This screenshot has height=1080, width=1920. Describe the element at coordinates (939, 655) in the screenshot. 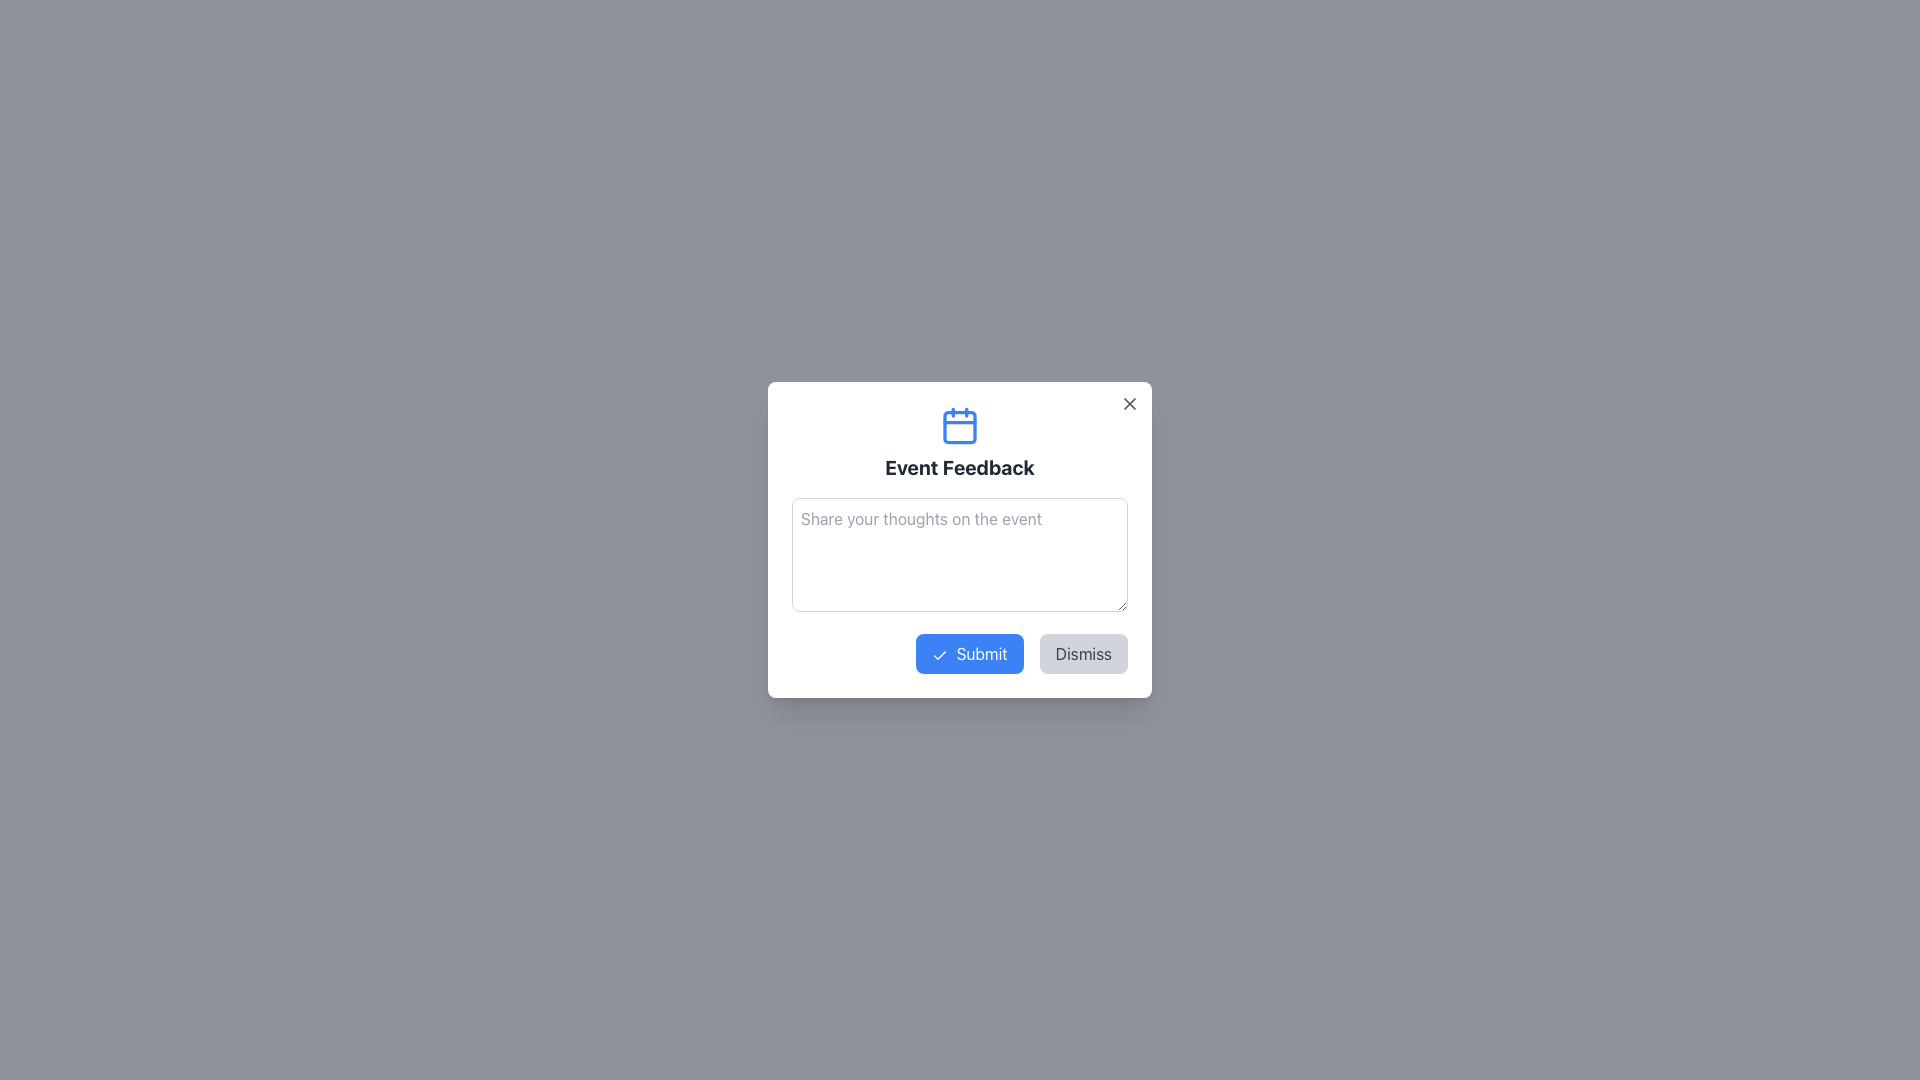

I see `the checkmark SVG icon located inside the blue 'Submit' button at the bottom-left section of the modal interface` at that location.